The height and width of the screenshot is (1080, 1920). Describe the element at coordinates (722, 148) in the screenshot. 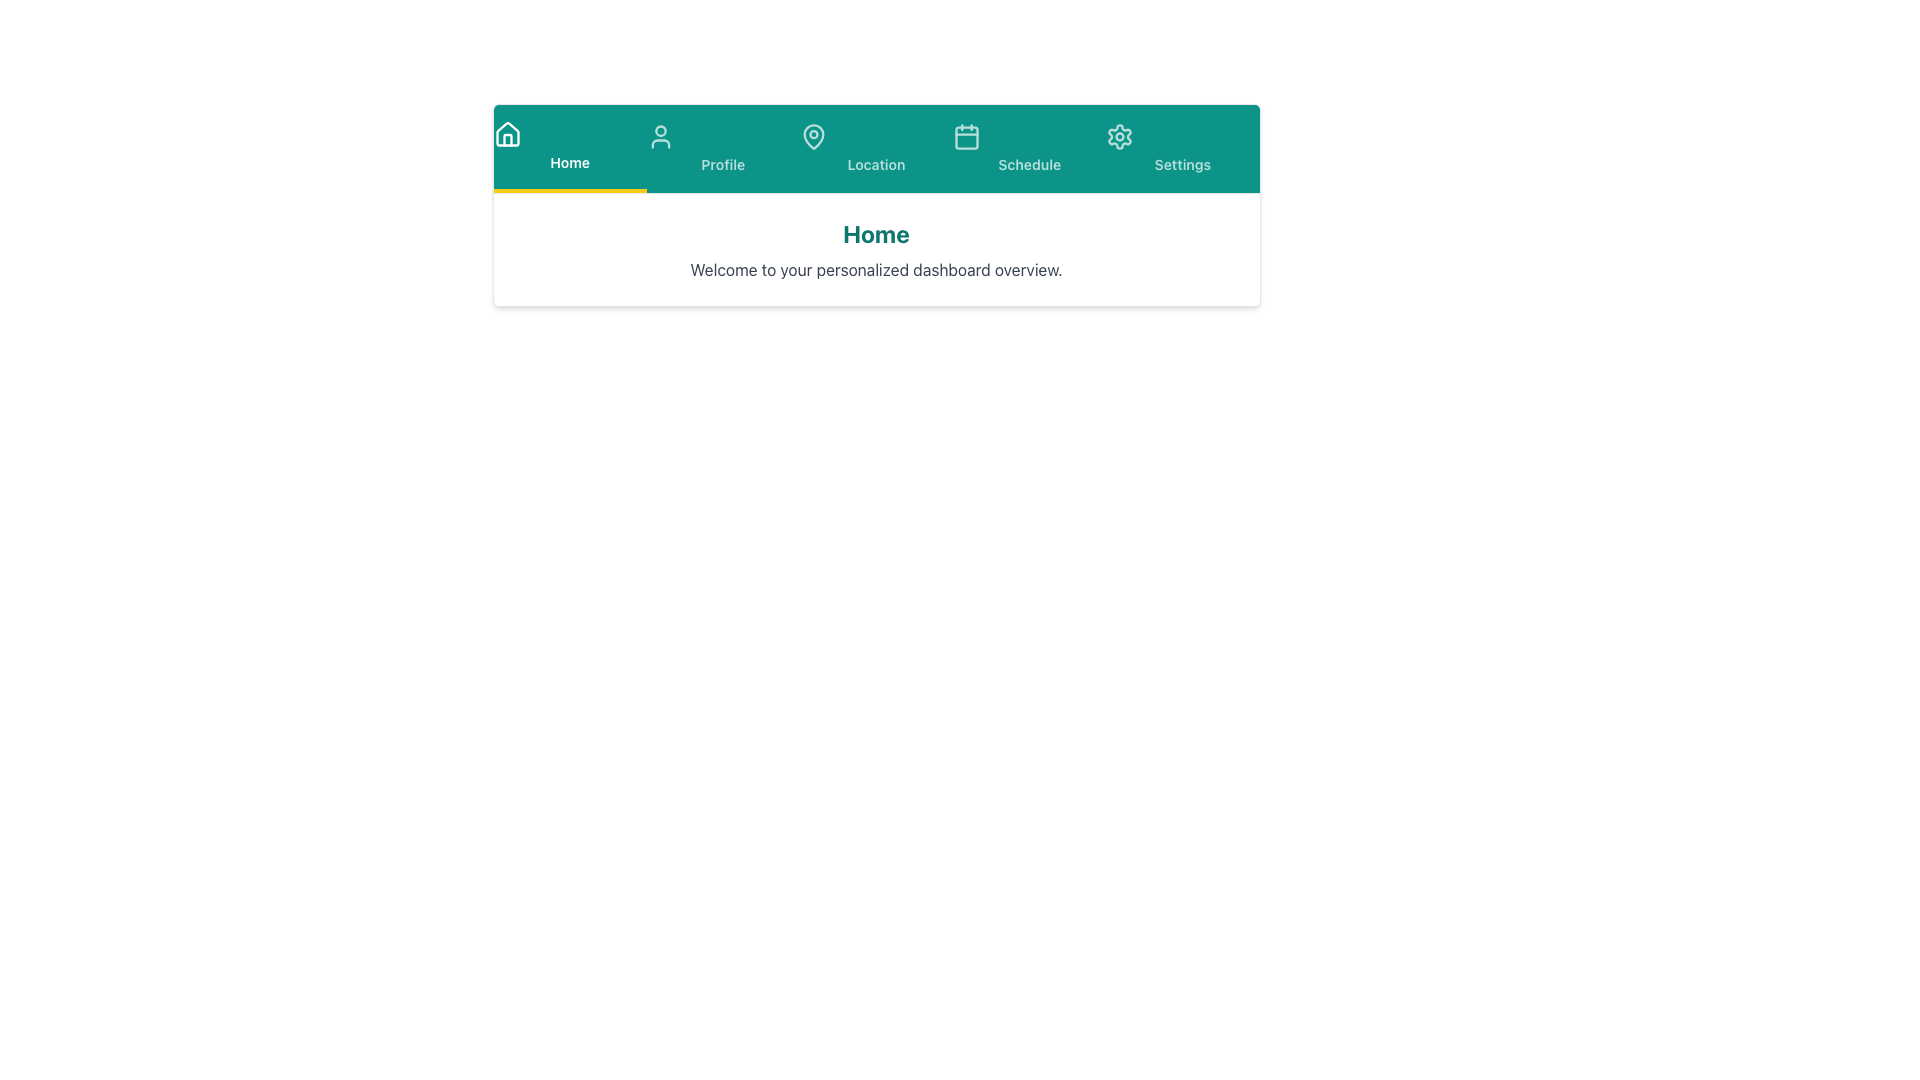

I see `the teal-colored 'Profile' tab which contains a white outline icon of a person and is positioned between the 'Home' and 'Location' tabs` at that location.